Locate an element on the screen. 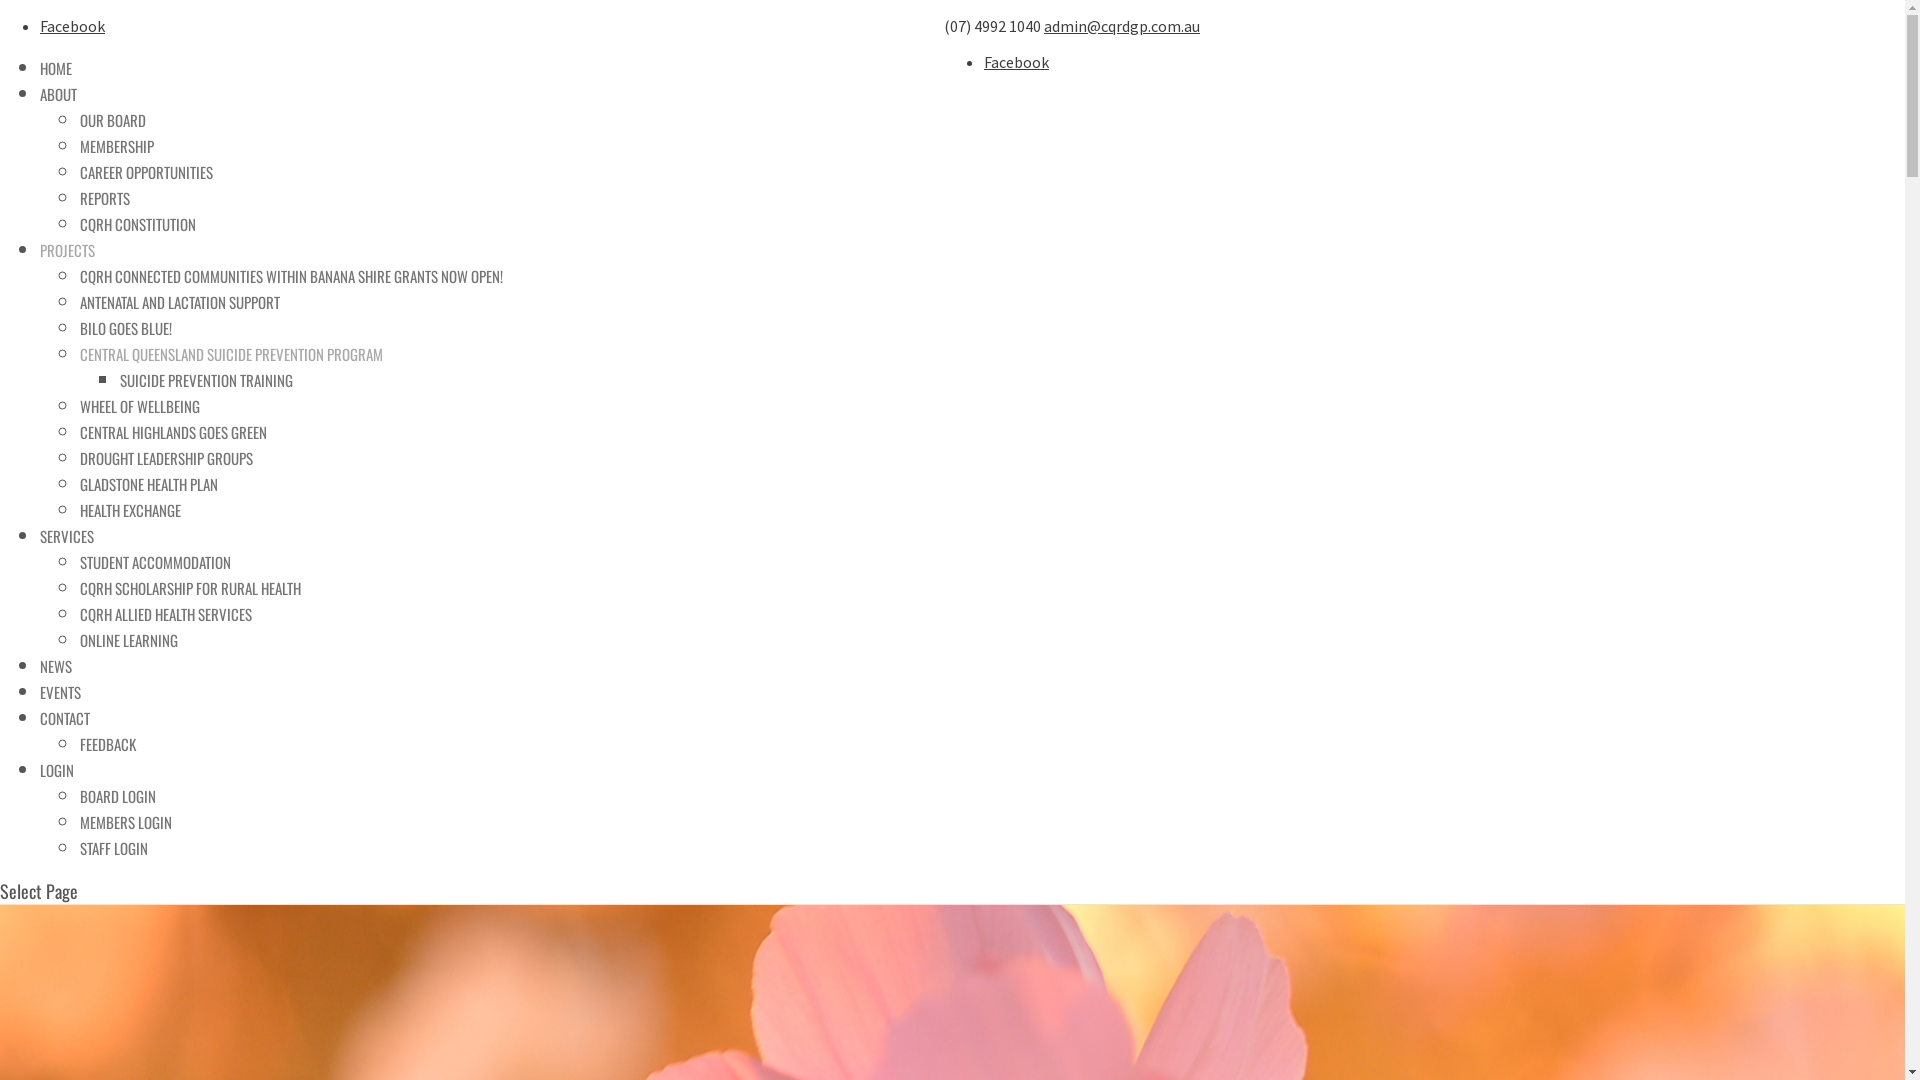  'REPORTS' is located at coordinates (80, 197).